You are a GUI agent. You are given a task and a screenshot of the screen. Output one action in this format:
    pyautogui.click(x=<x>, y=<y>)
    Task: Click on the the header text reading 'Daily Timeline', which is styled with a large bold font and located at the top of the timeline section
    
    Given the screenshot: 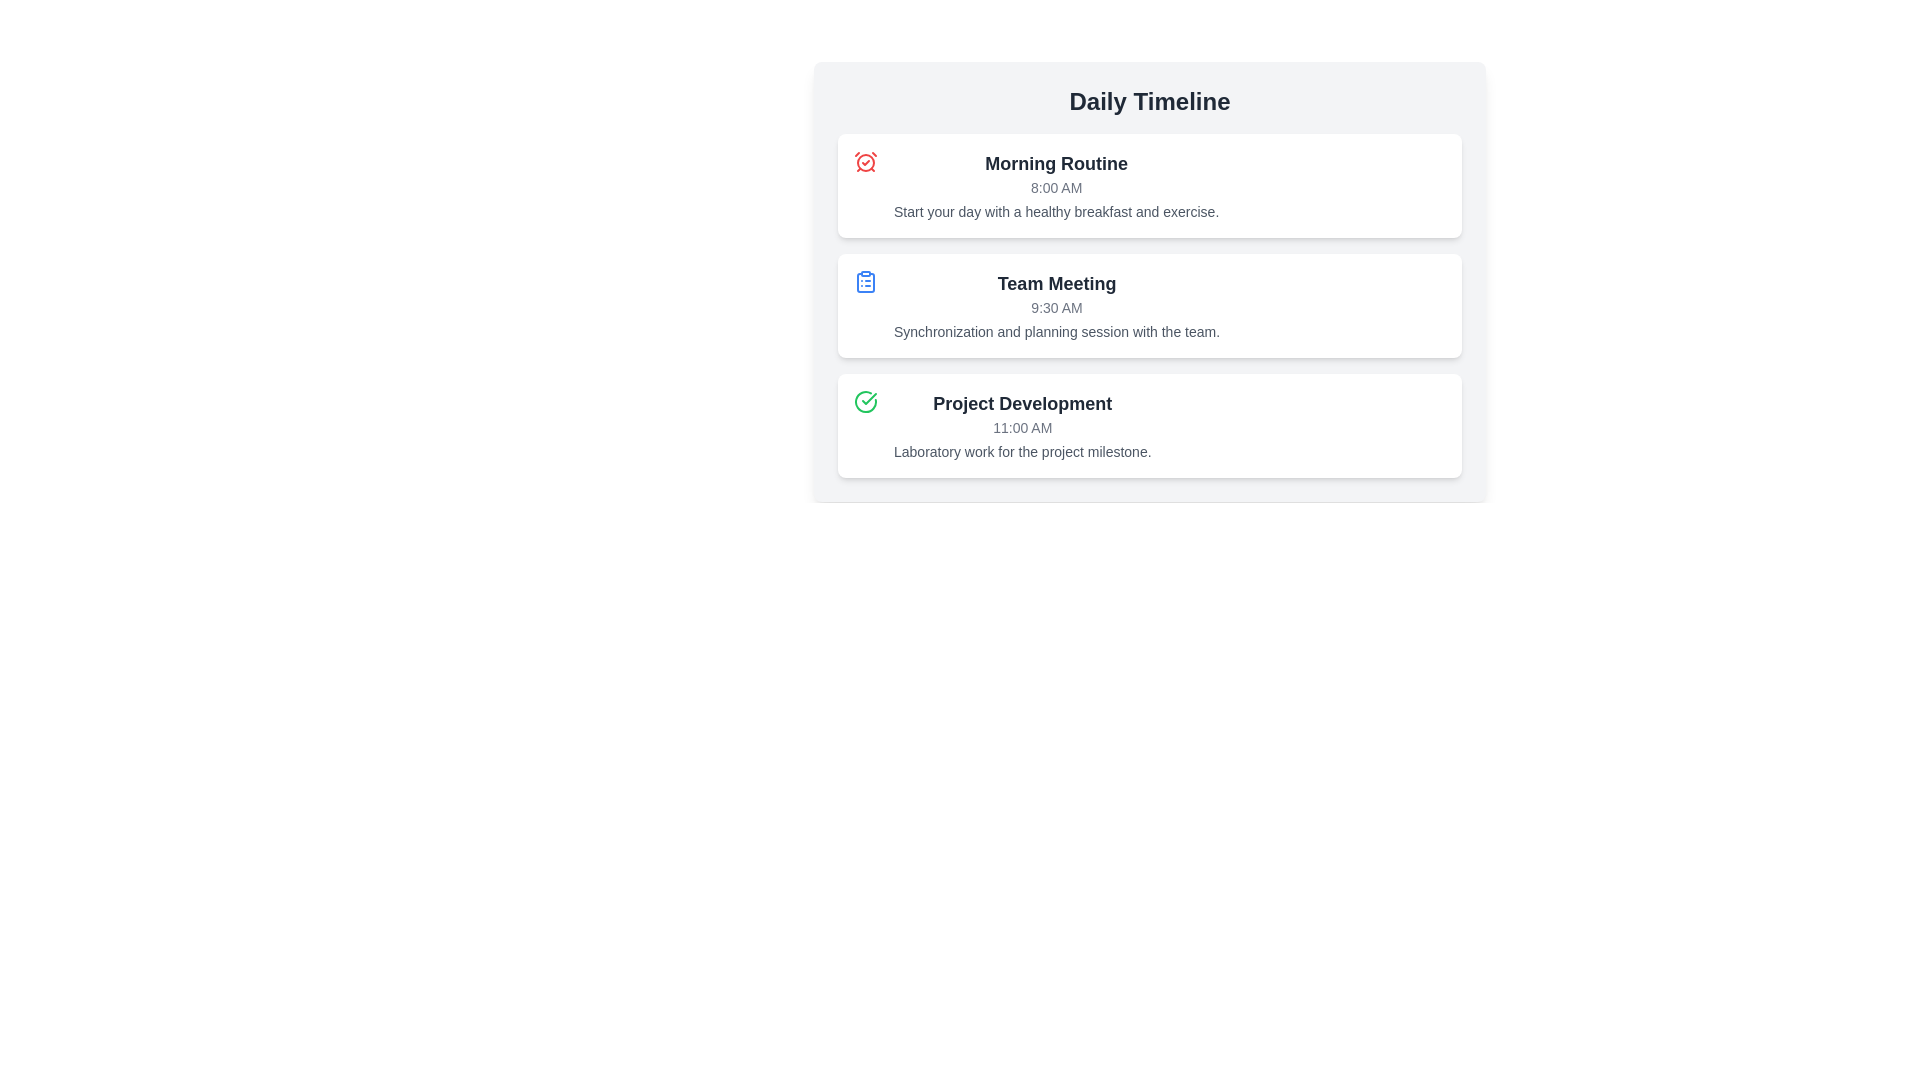 What is the action you would take?
    pyautogui.click(x=1150, y=101)
    